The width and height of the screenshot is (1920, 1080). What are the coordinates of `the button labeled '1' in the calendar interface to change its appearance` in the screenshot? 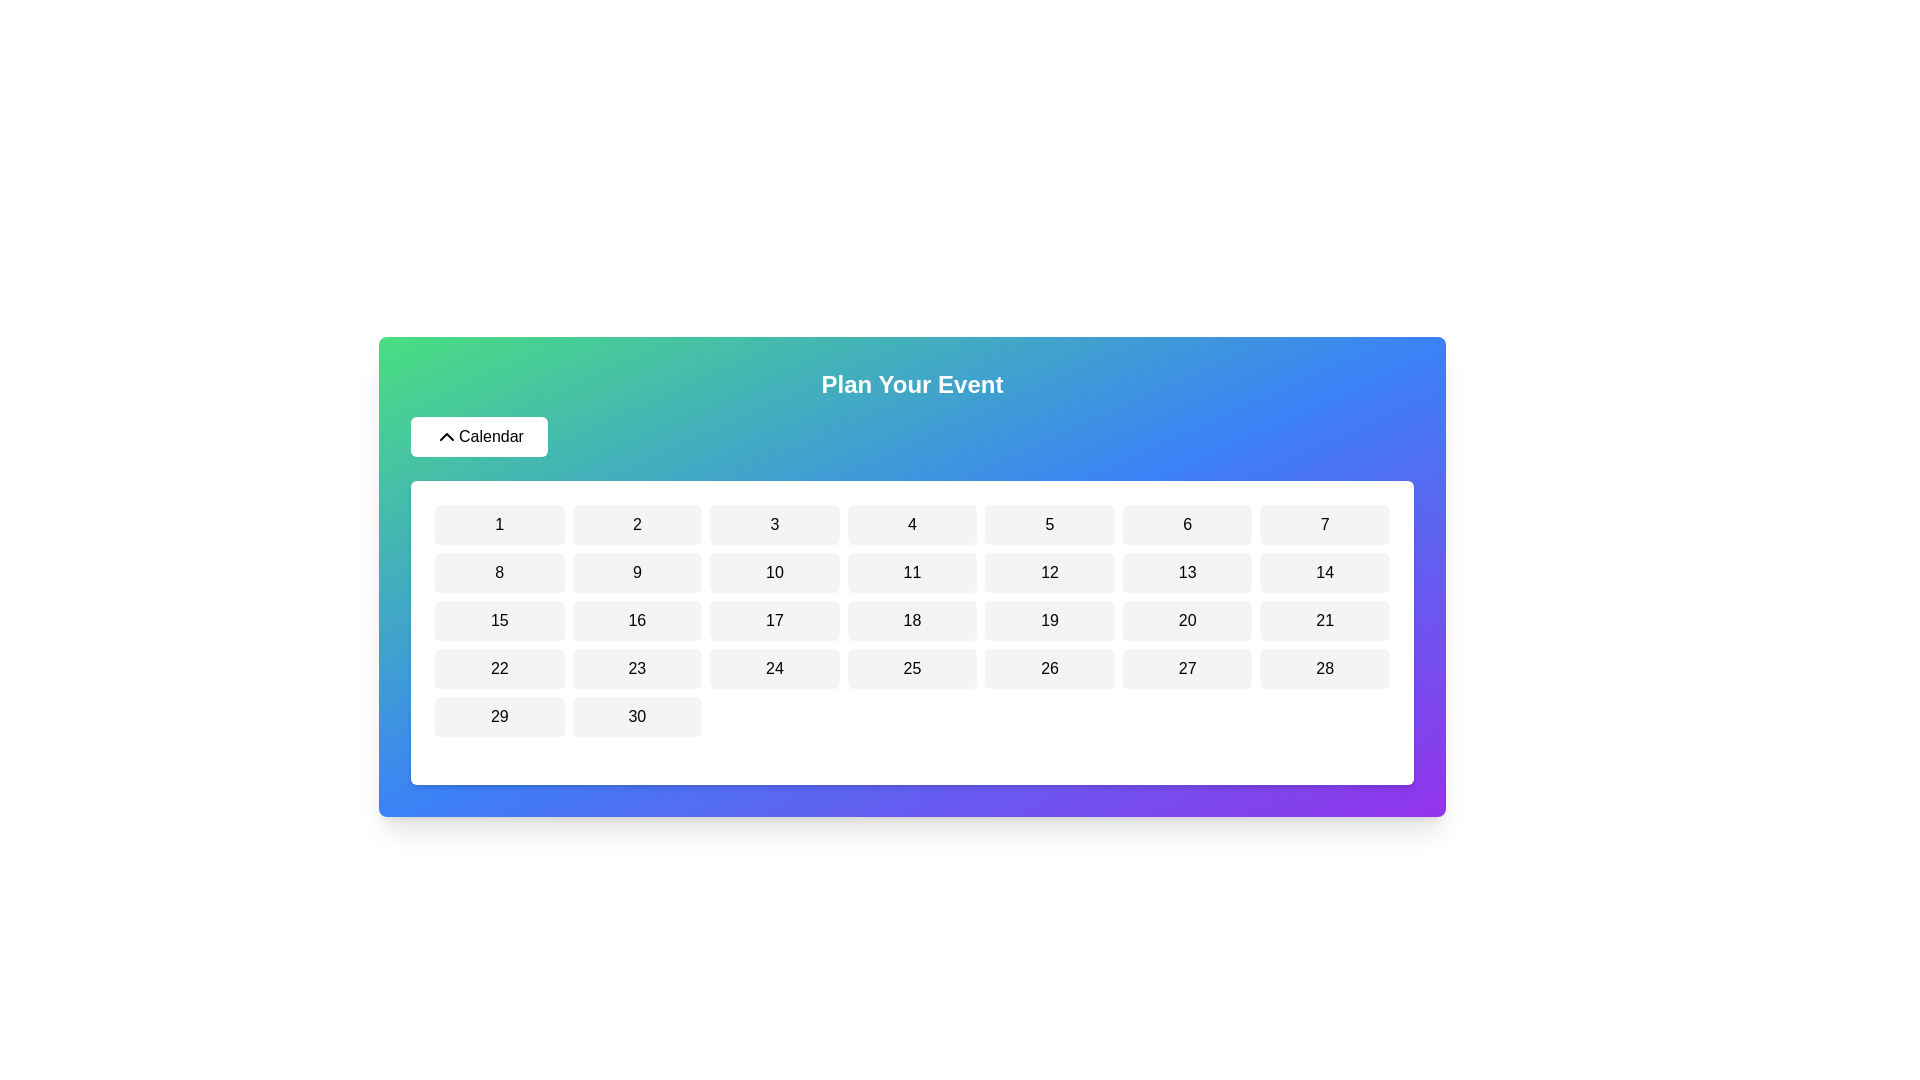 It's located at (499, 523).